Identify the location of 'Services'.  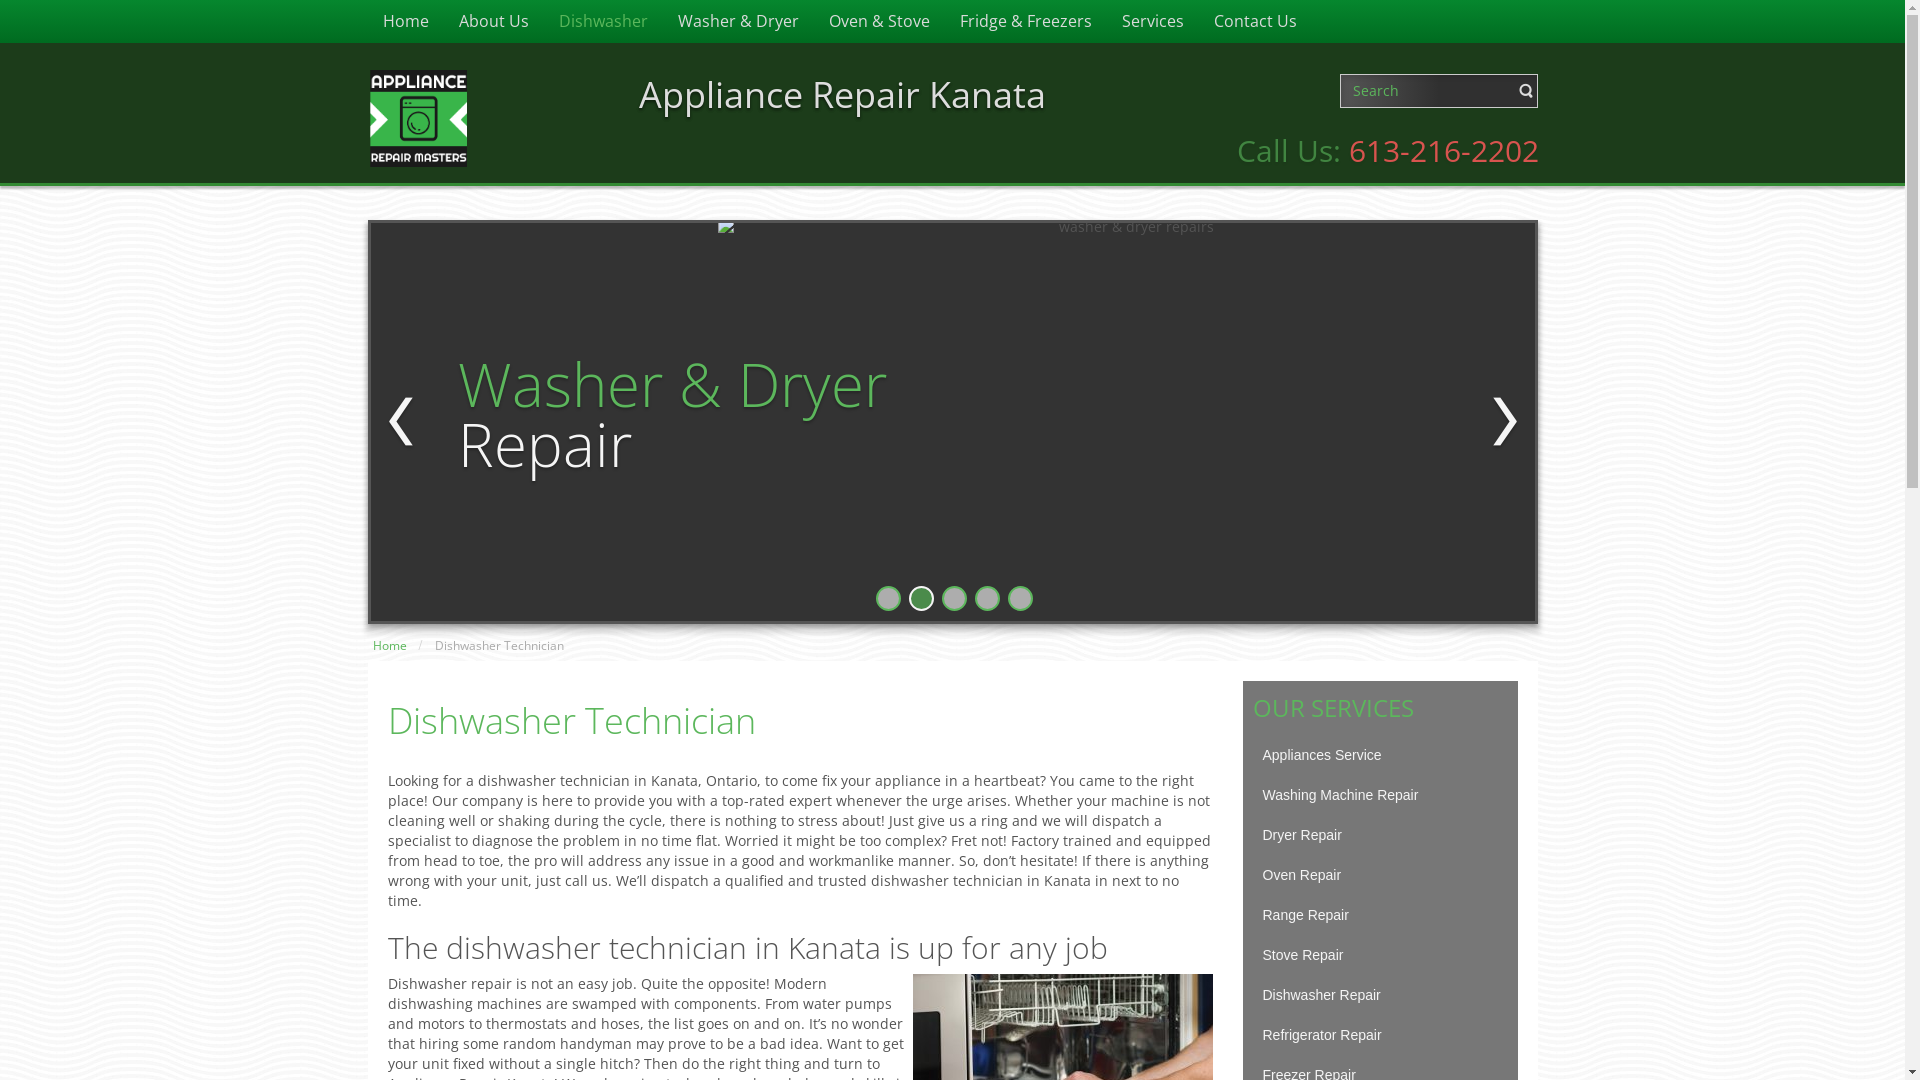
(1104, 21).